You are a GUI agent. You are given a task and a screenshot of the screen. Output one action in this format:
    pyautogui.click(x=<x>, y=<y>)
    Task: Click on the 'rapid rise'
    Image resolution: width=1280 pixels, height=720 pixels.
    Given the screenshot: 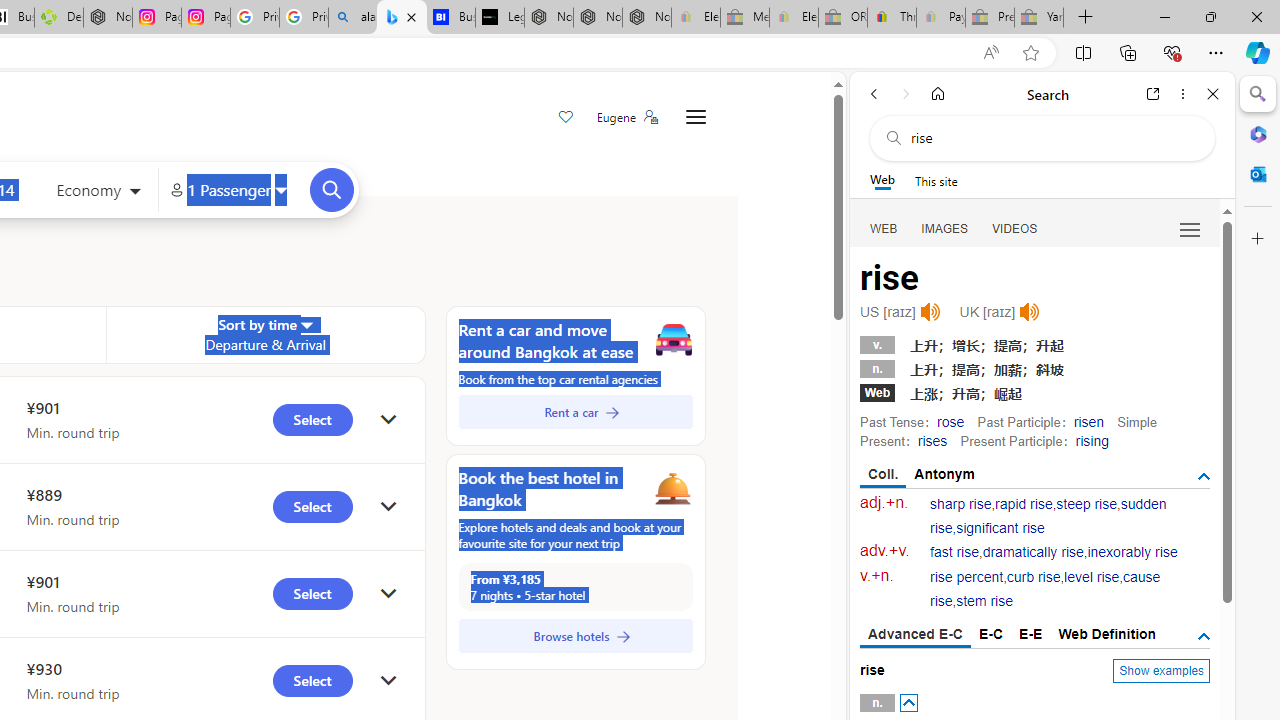 What is the action you would take?
    pyautogui.click(x=1024, y=503)
    